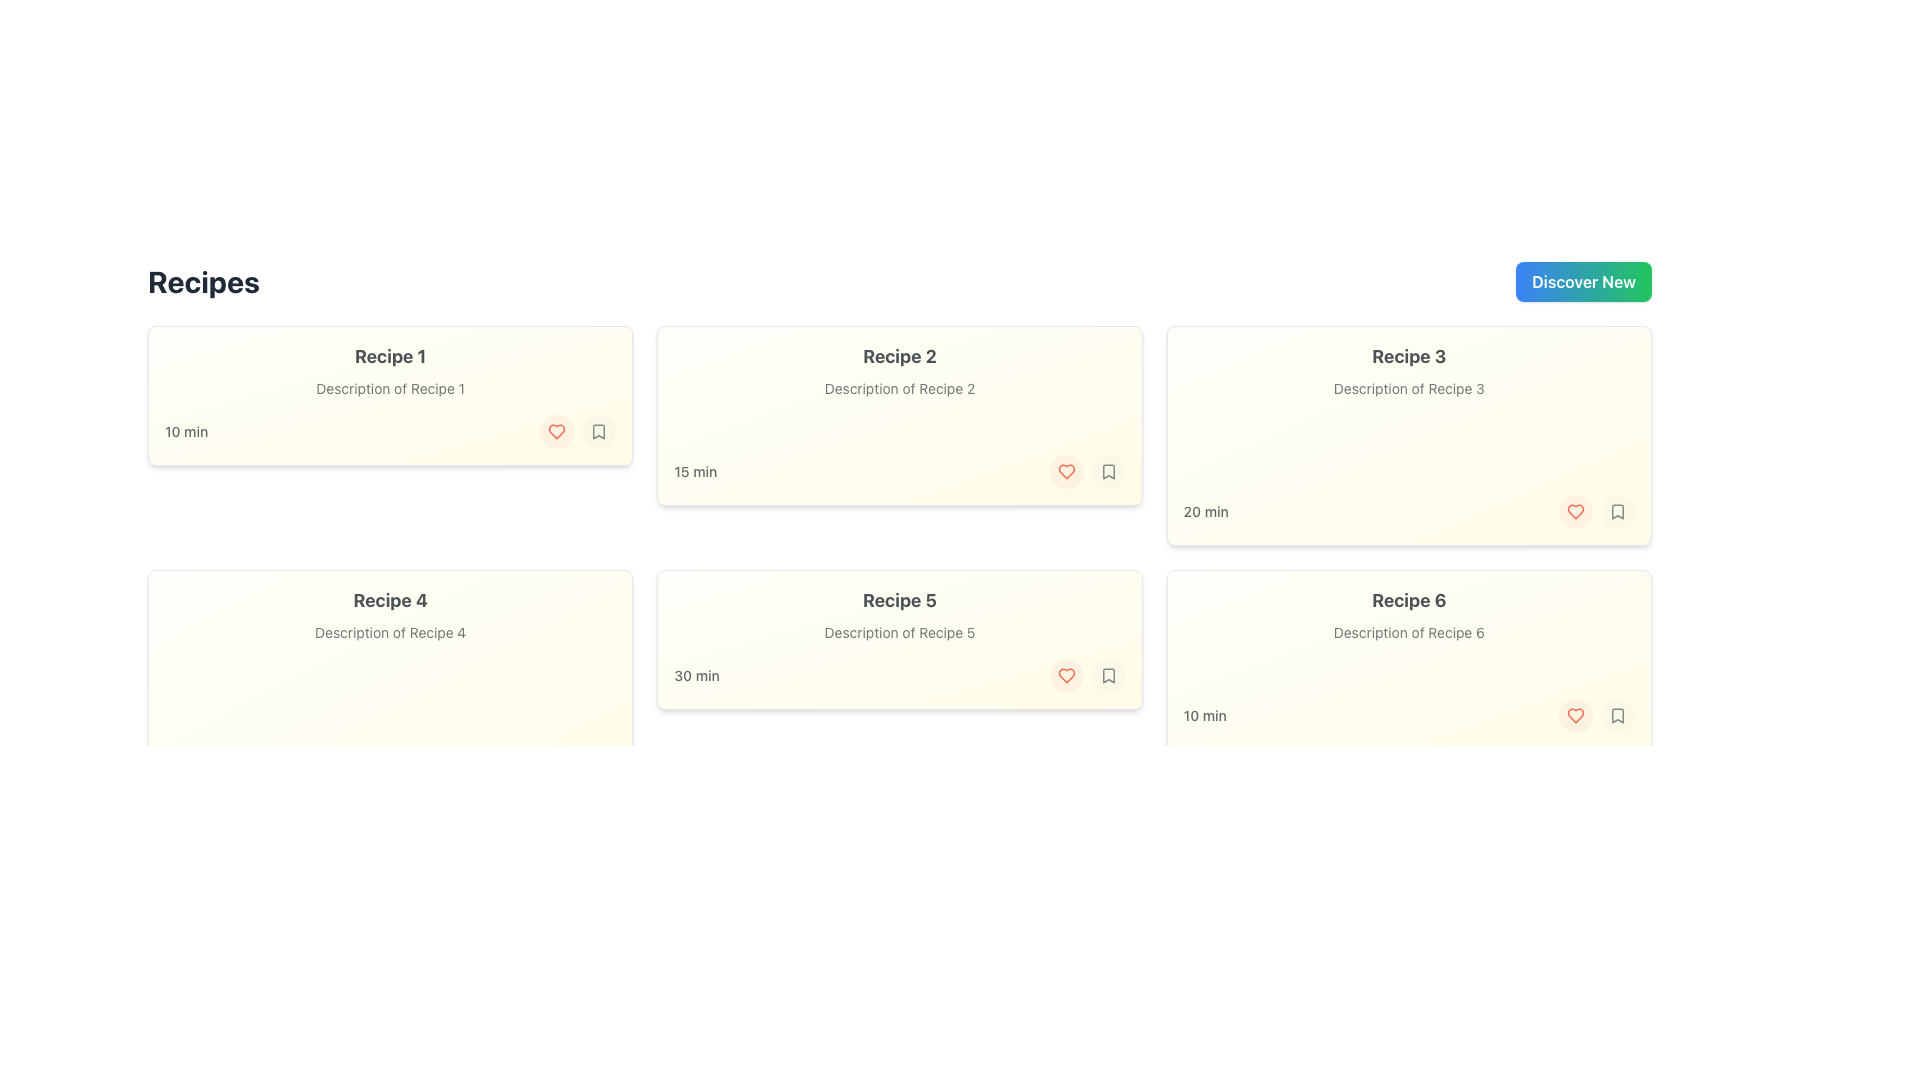  Describe the element at coordinates (1408, 434) in the screenshot. I see `the decorative gradient background overlay of the card 'Recipe 3' located in the second row, third column of the grid layout` at that location.